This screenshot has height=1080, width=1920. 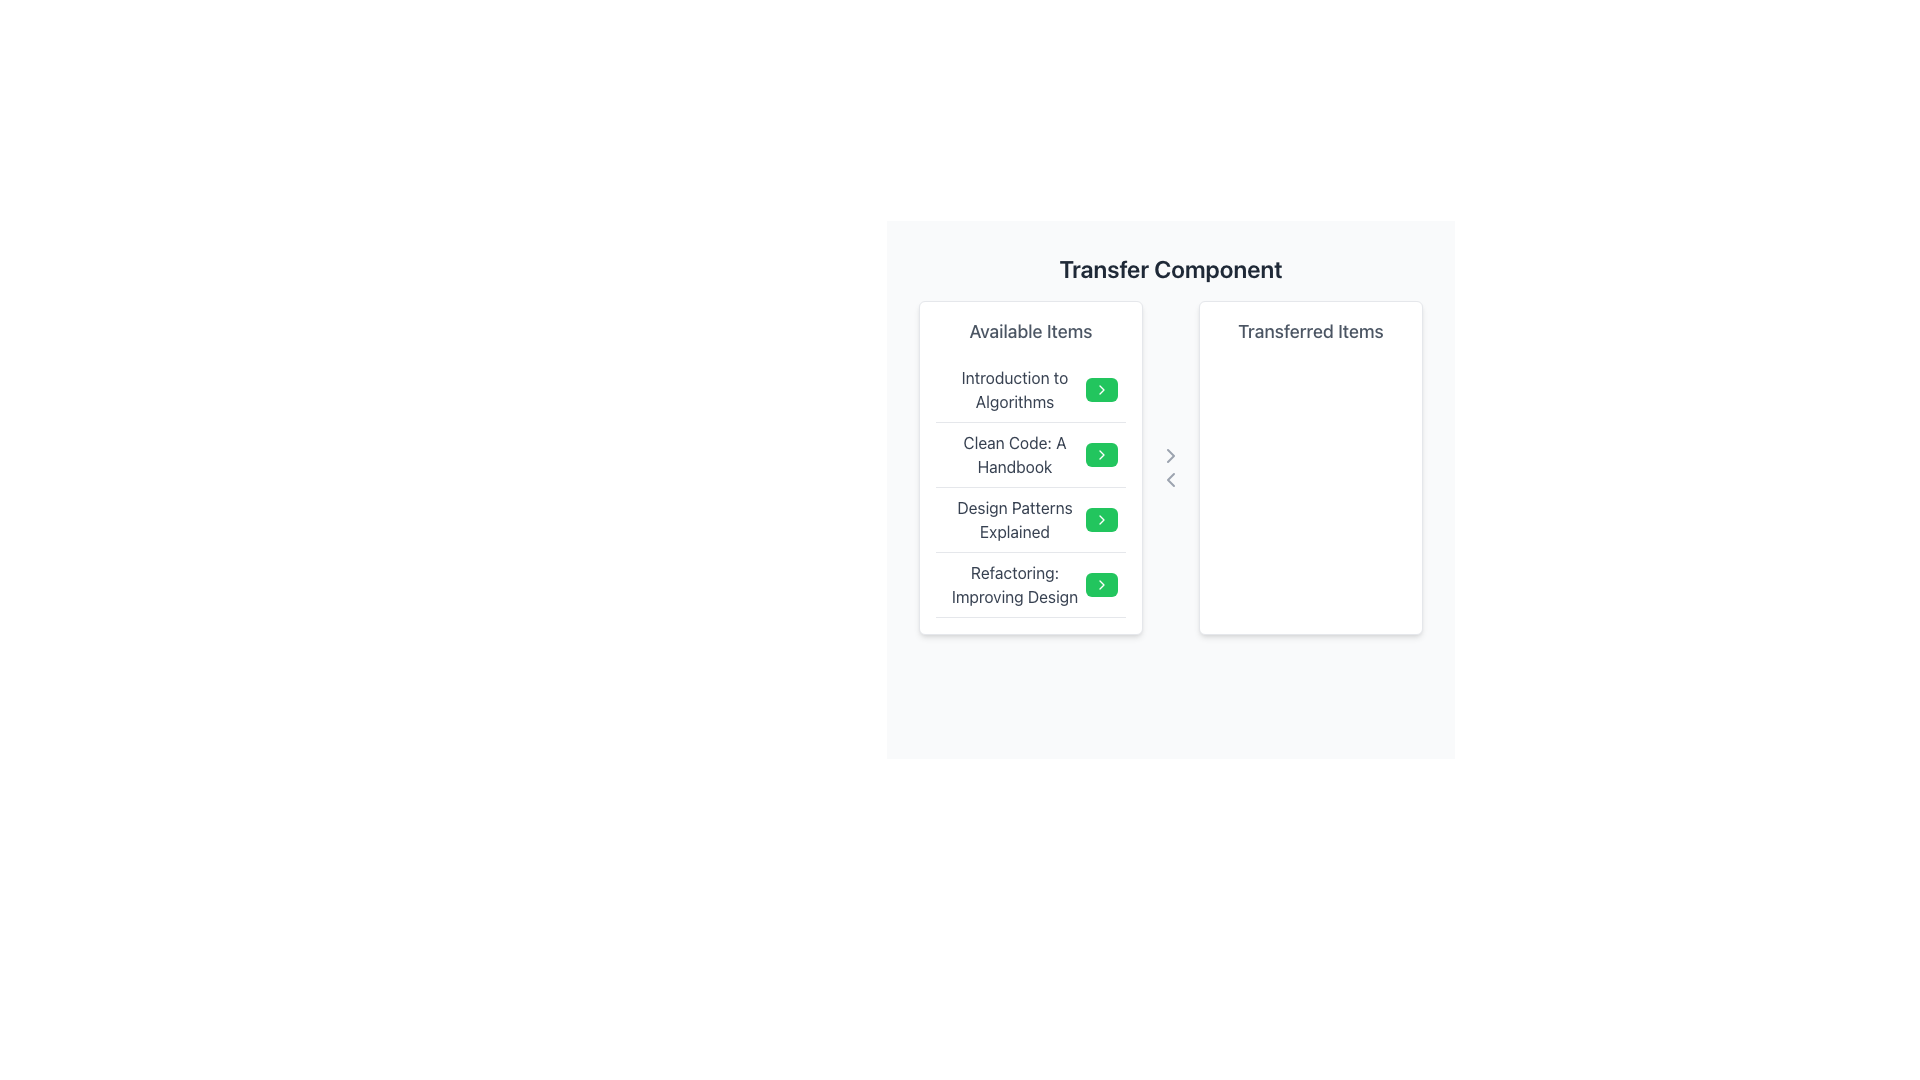 What do you see at coordinates (1031, 585) in the screenshot?
I see `the green button associated with the fourth item in the 'Available Items' list to transfer it to the 'Transferred Items' panel` at bounding box center [1031, 585].